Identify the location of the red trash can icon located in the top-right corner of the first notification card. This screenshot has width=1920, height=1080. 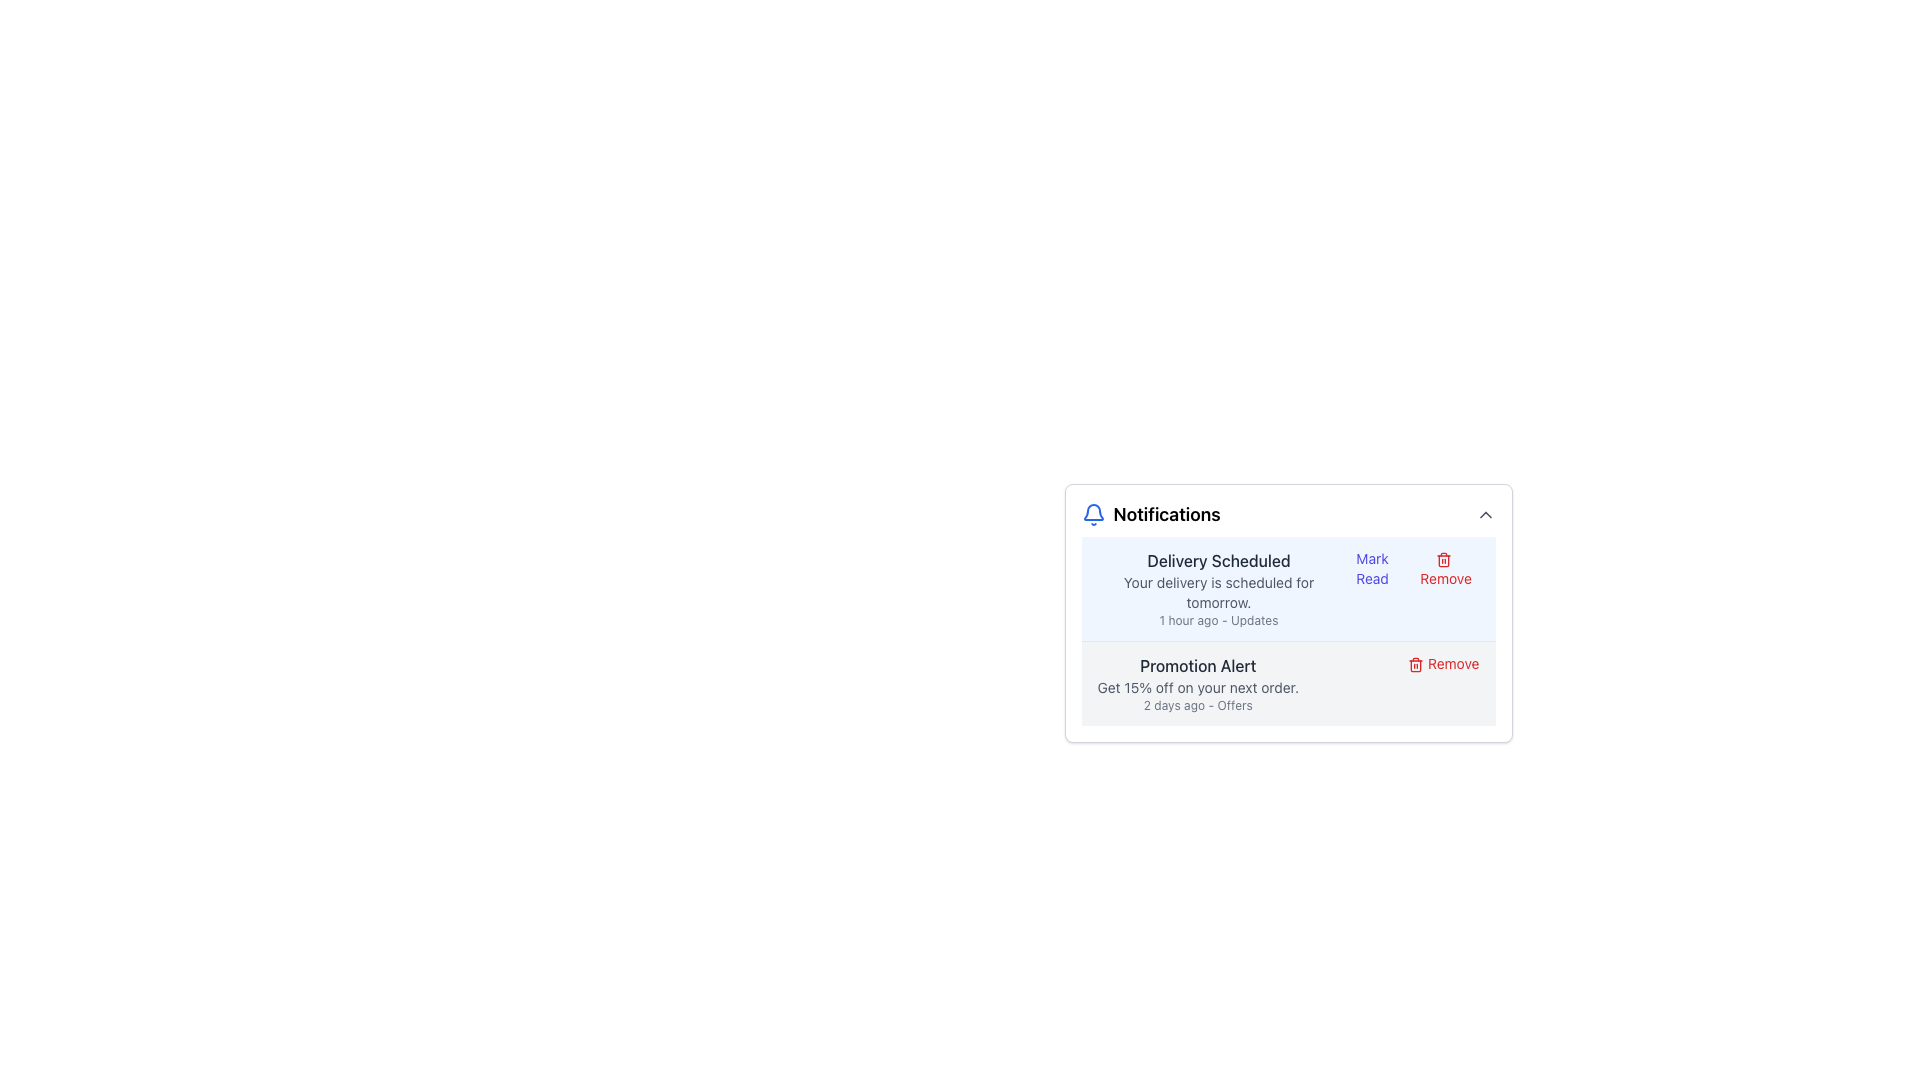
(1444, 560).